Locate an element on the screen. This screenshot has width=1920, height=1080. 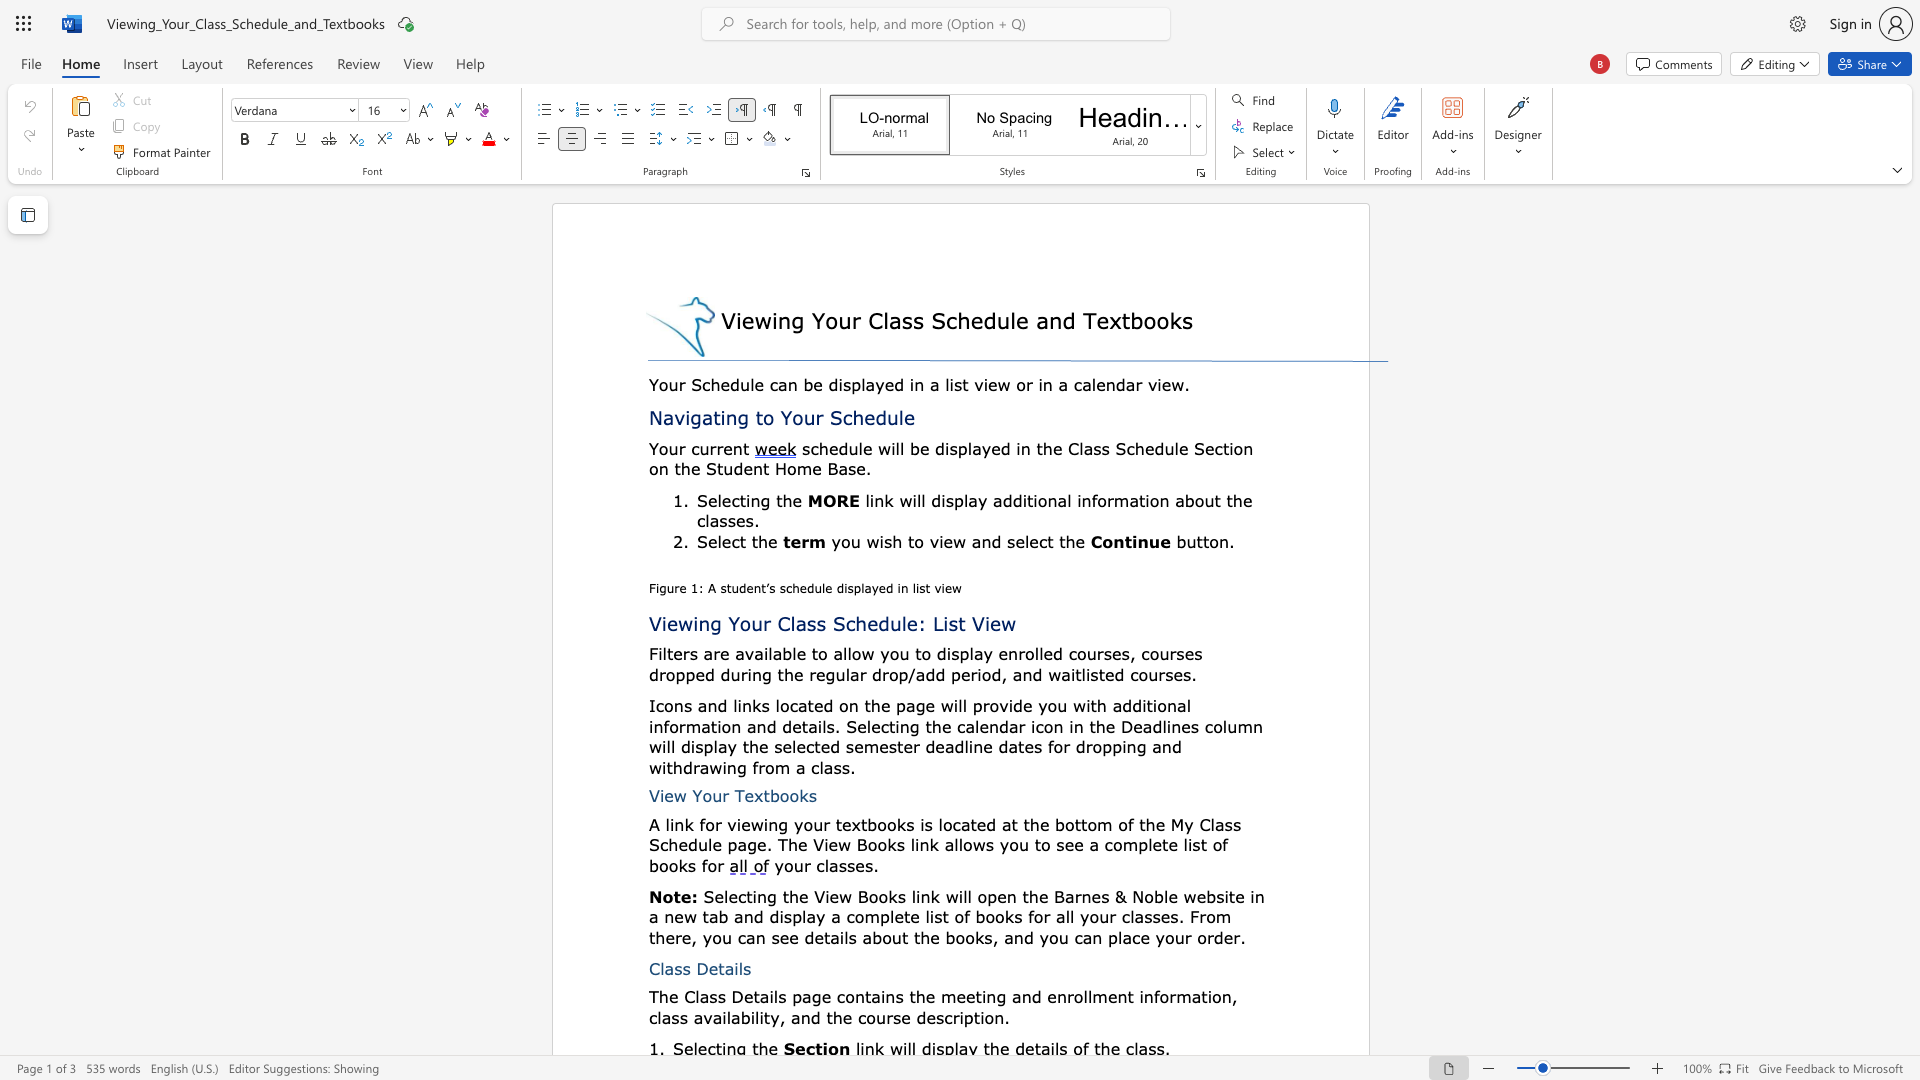
the subset text "mation abou" within the text "information about the classes." is located at coordinates (1112, 499).